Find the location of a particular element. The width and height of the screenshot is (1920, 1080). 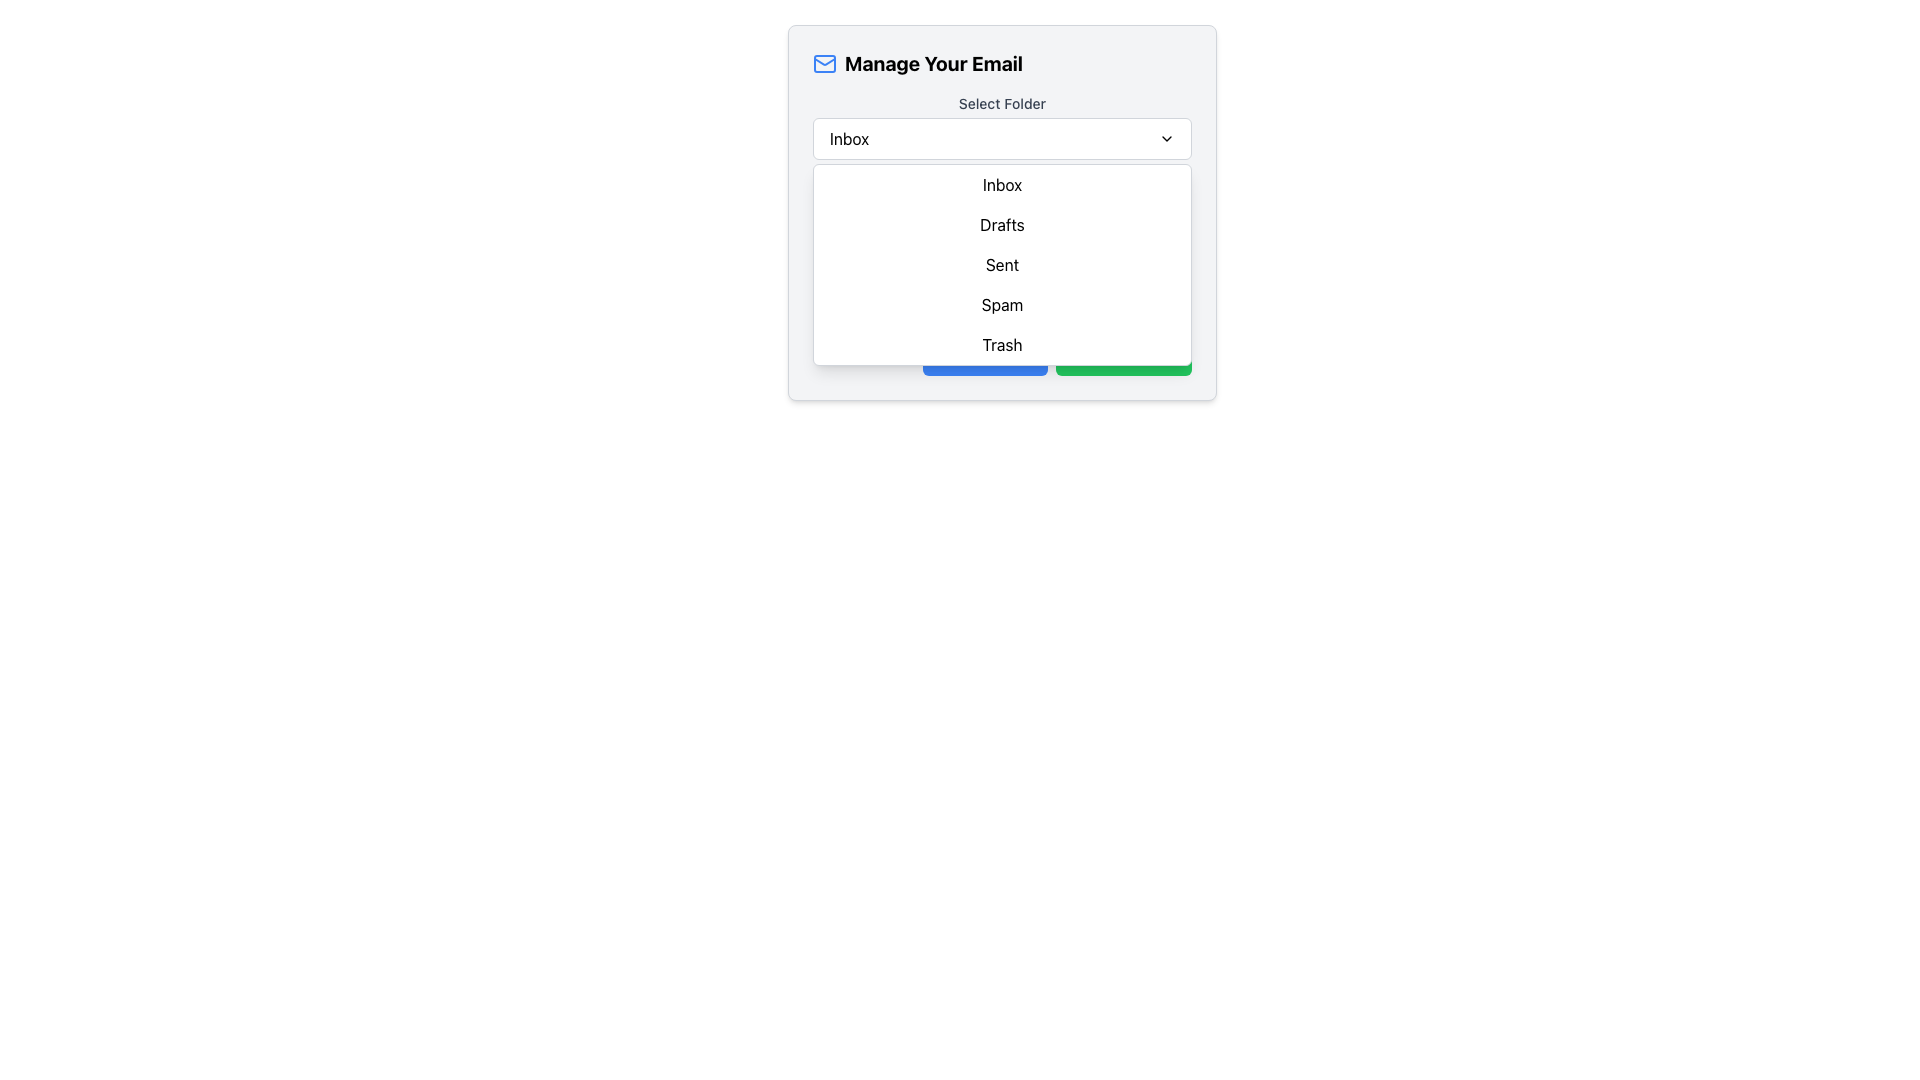

gray text label positioned above the dropdown menu, which is styled with a small-sized font and medium weight is located at coordinates (1002, 104).